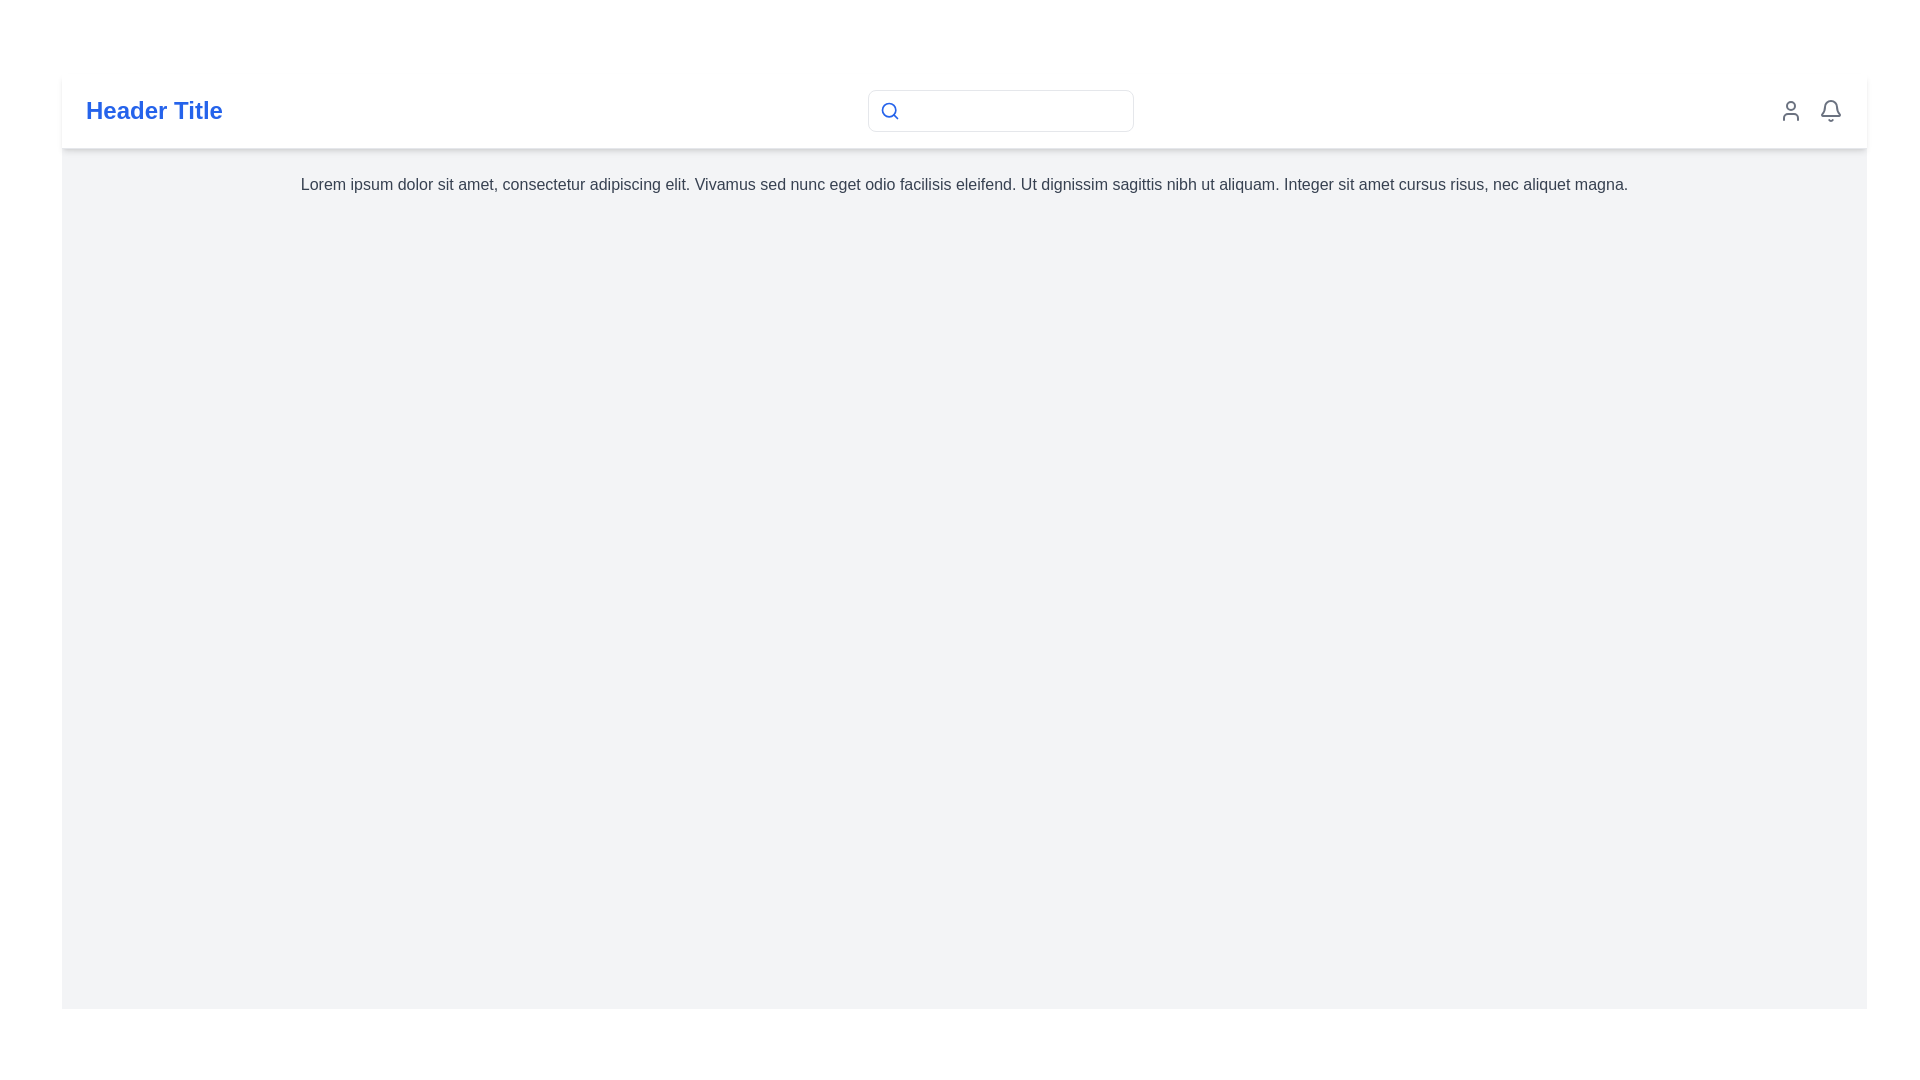 The height and width of the screenshot is (1080, 1920). What do you see at coordinates (1830, 108) in the screenshot?
I see `the notification icon (bell) located at the top-right corner of the interface` at bounding box center [1830, 108].